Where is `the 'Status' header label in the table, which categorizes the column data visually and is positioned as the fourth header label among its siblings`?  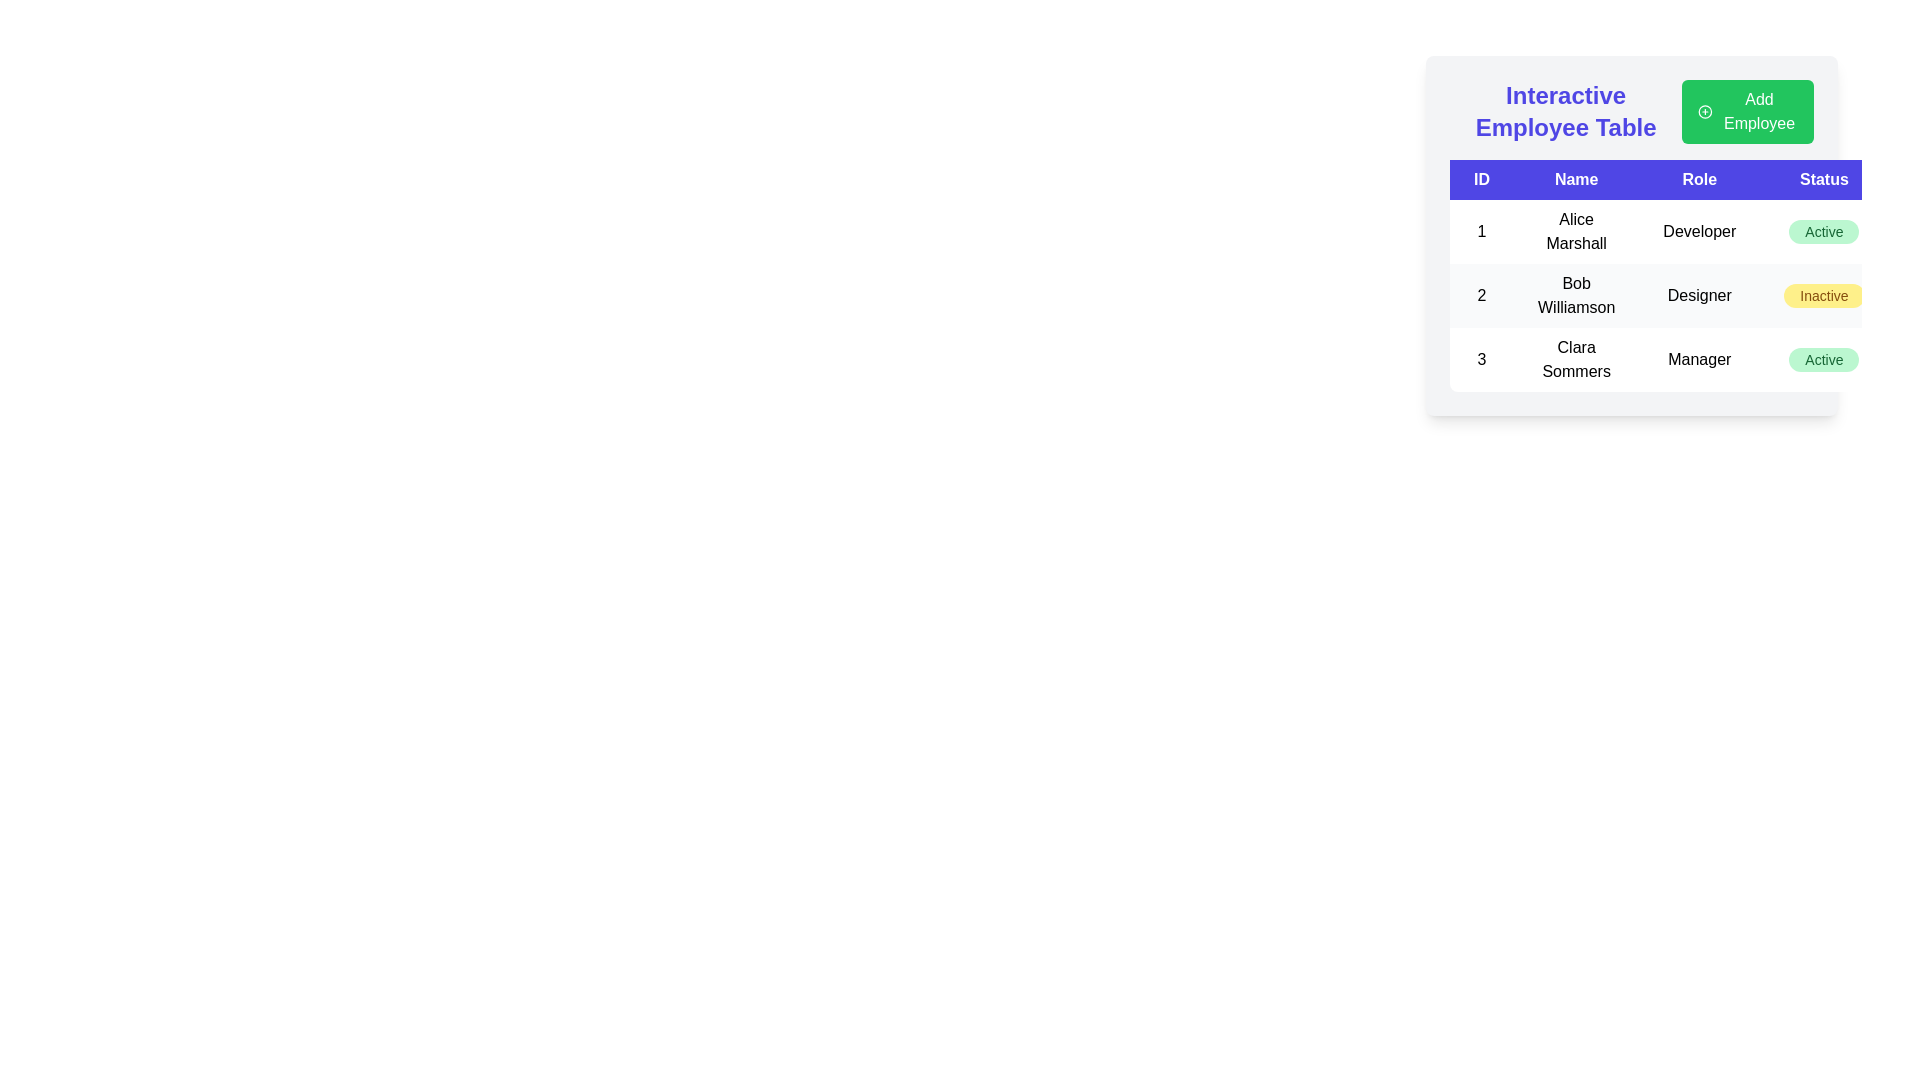 the 'Status' header label in the table, which categorizes the column data visually and is positioned as the fourth header label among its siblings is located at coordinates (1824, 180).